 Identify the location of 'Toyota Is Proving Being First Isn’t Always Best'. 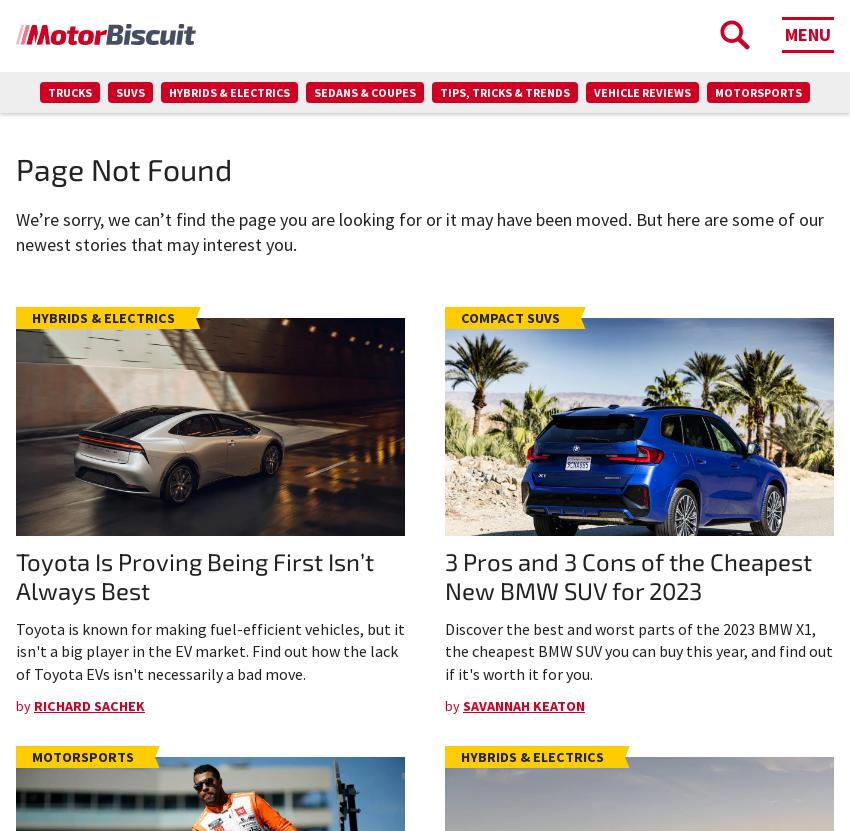
(14, 575).